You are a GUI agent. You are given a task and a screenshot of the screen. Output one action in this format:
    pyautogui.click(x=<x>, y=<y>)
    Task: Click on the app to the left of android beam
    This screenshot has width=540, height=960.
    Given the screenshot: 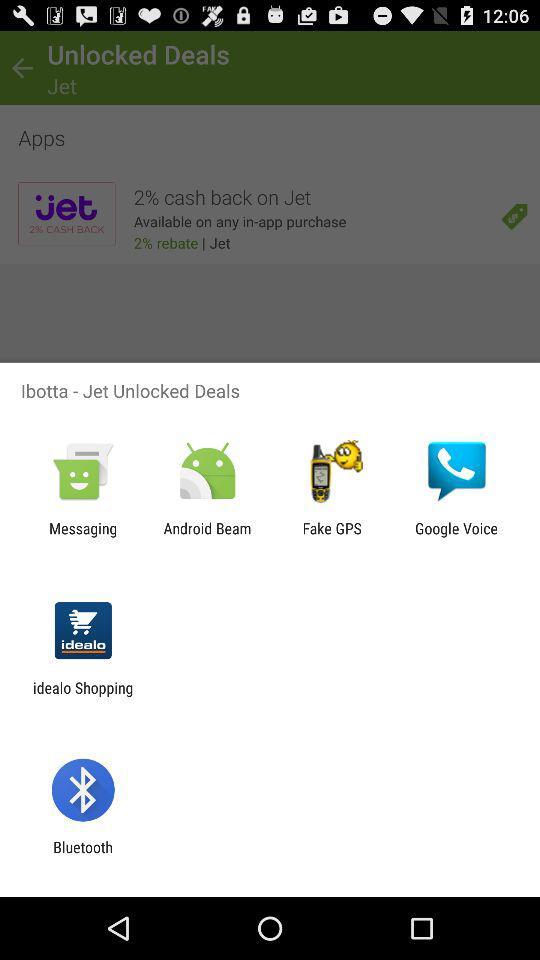 What is the action you would take?
    pyautogui.click(x=82, y=536)
    